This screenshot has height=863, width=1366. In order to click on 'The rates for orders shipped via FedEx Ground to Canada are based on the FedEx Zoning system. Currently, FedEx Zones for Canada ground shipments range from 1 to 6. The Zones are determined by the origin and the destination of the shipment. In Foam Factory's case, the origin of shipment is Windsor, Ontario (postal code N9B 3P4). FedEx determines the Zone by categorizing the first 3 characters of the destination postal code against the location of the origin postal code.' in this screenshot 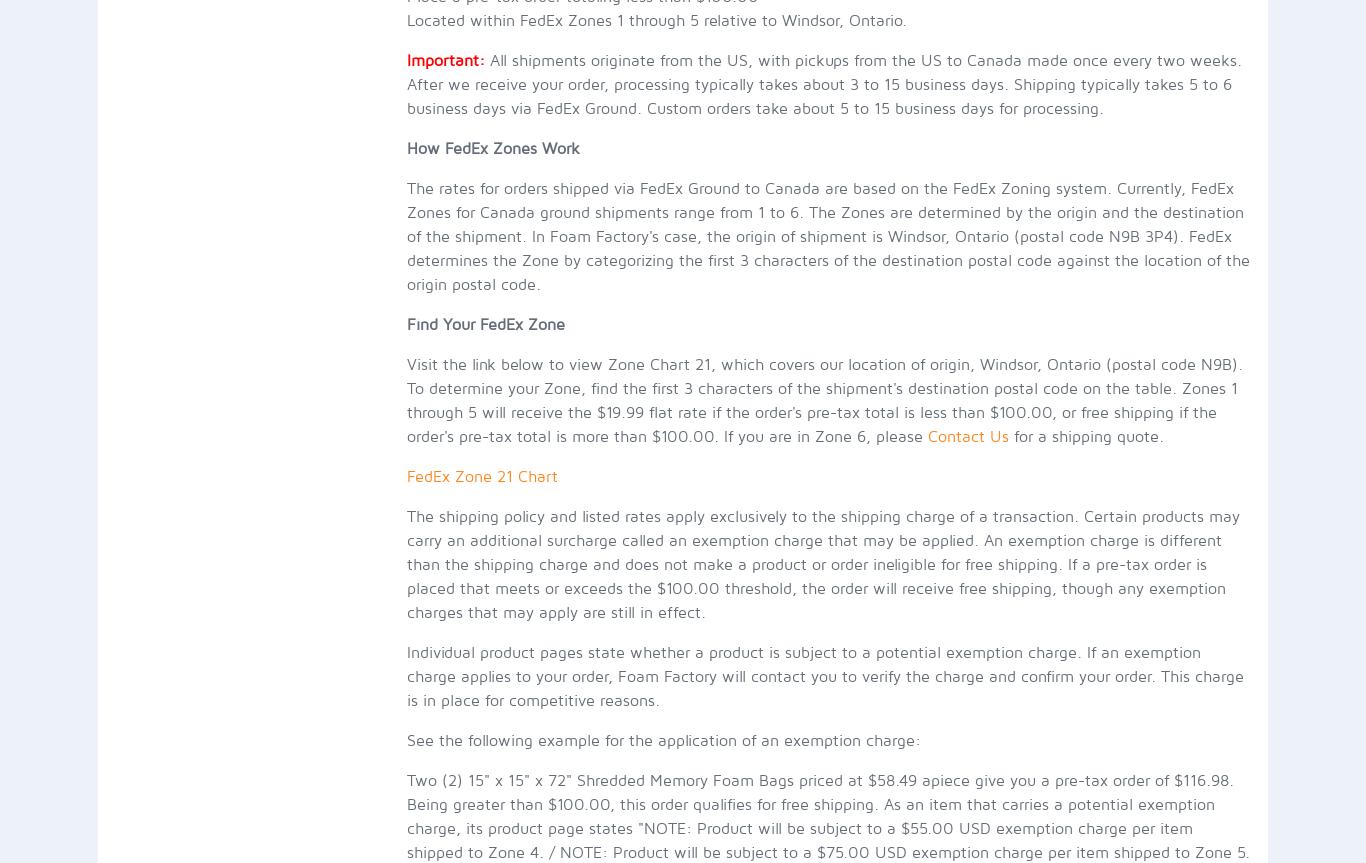, I will do `click(826, 236)`.